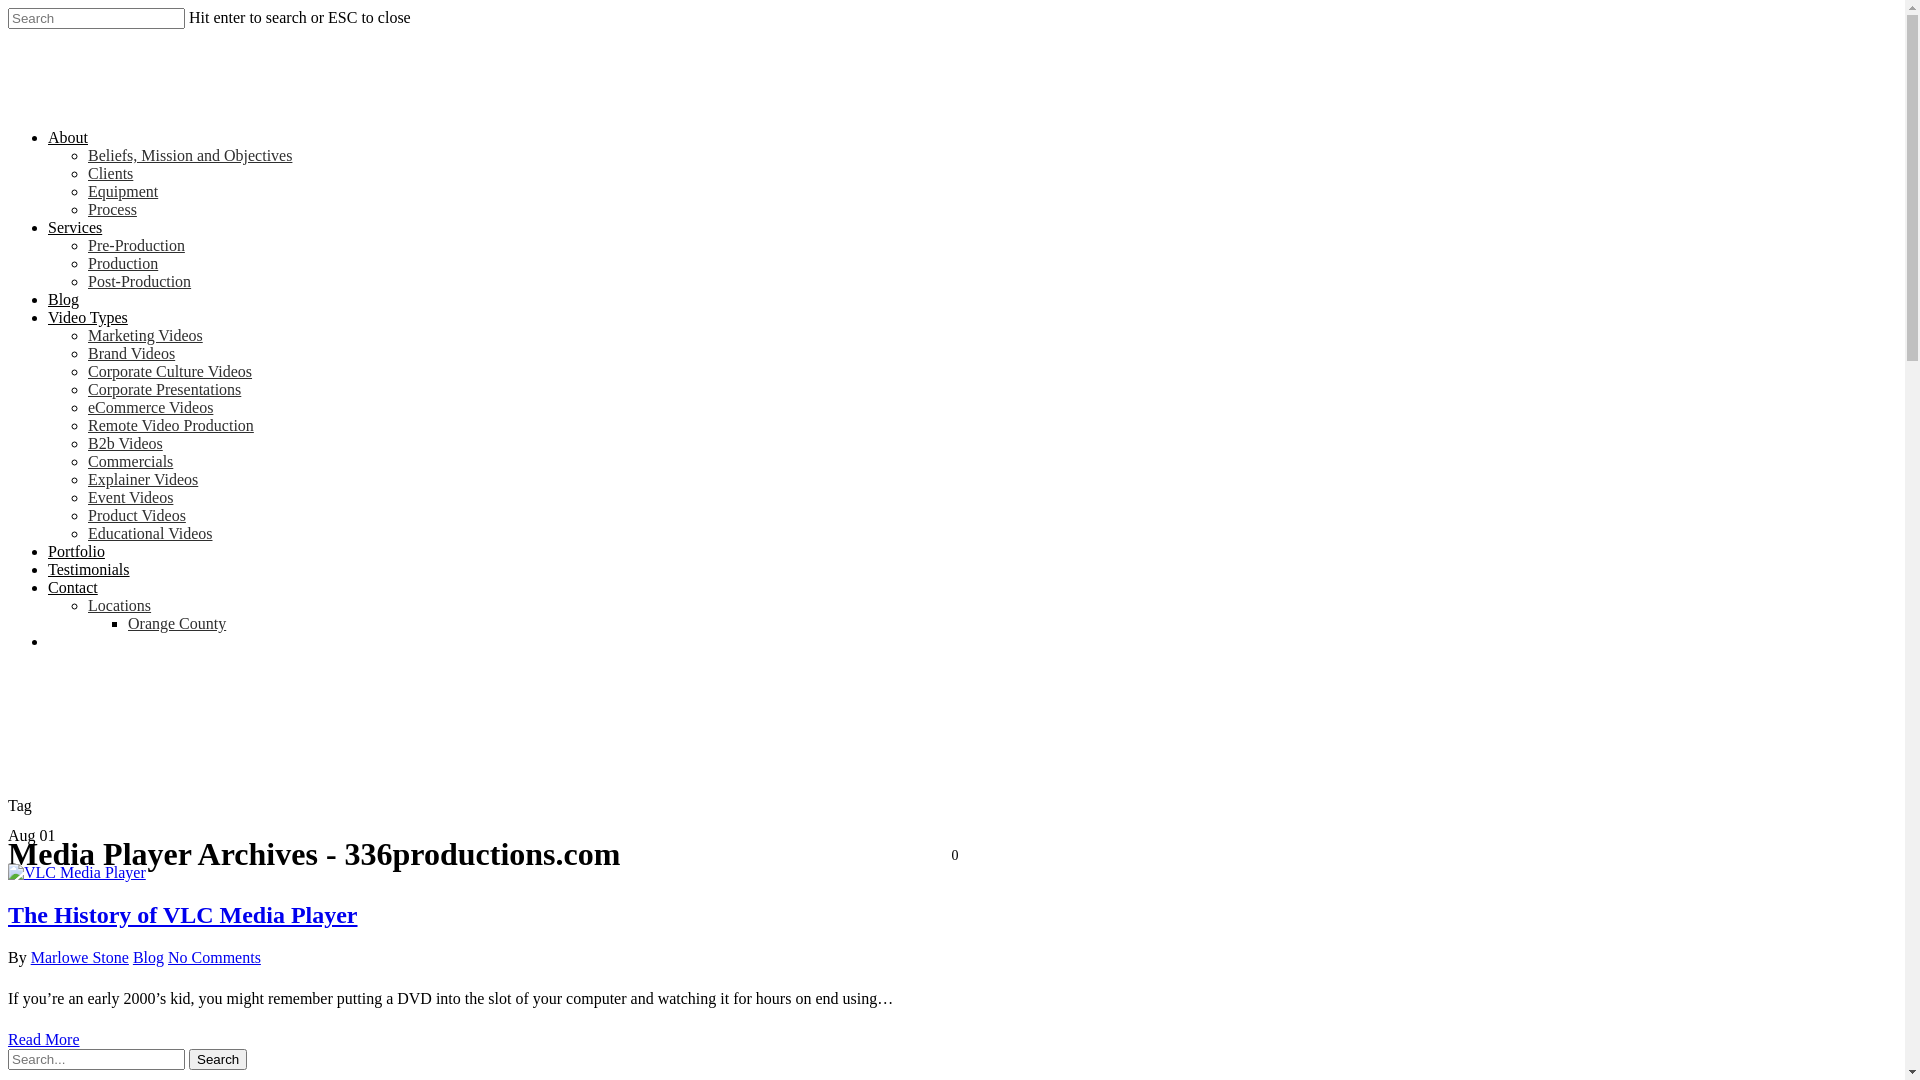 Image resolution: width=1920 pixels, height=1080 pixels. I want to click on 'B2b Videos', so click(124, 442).